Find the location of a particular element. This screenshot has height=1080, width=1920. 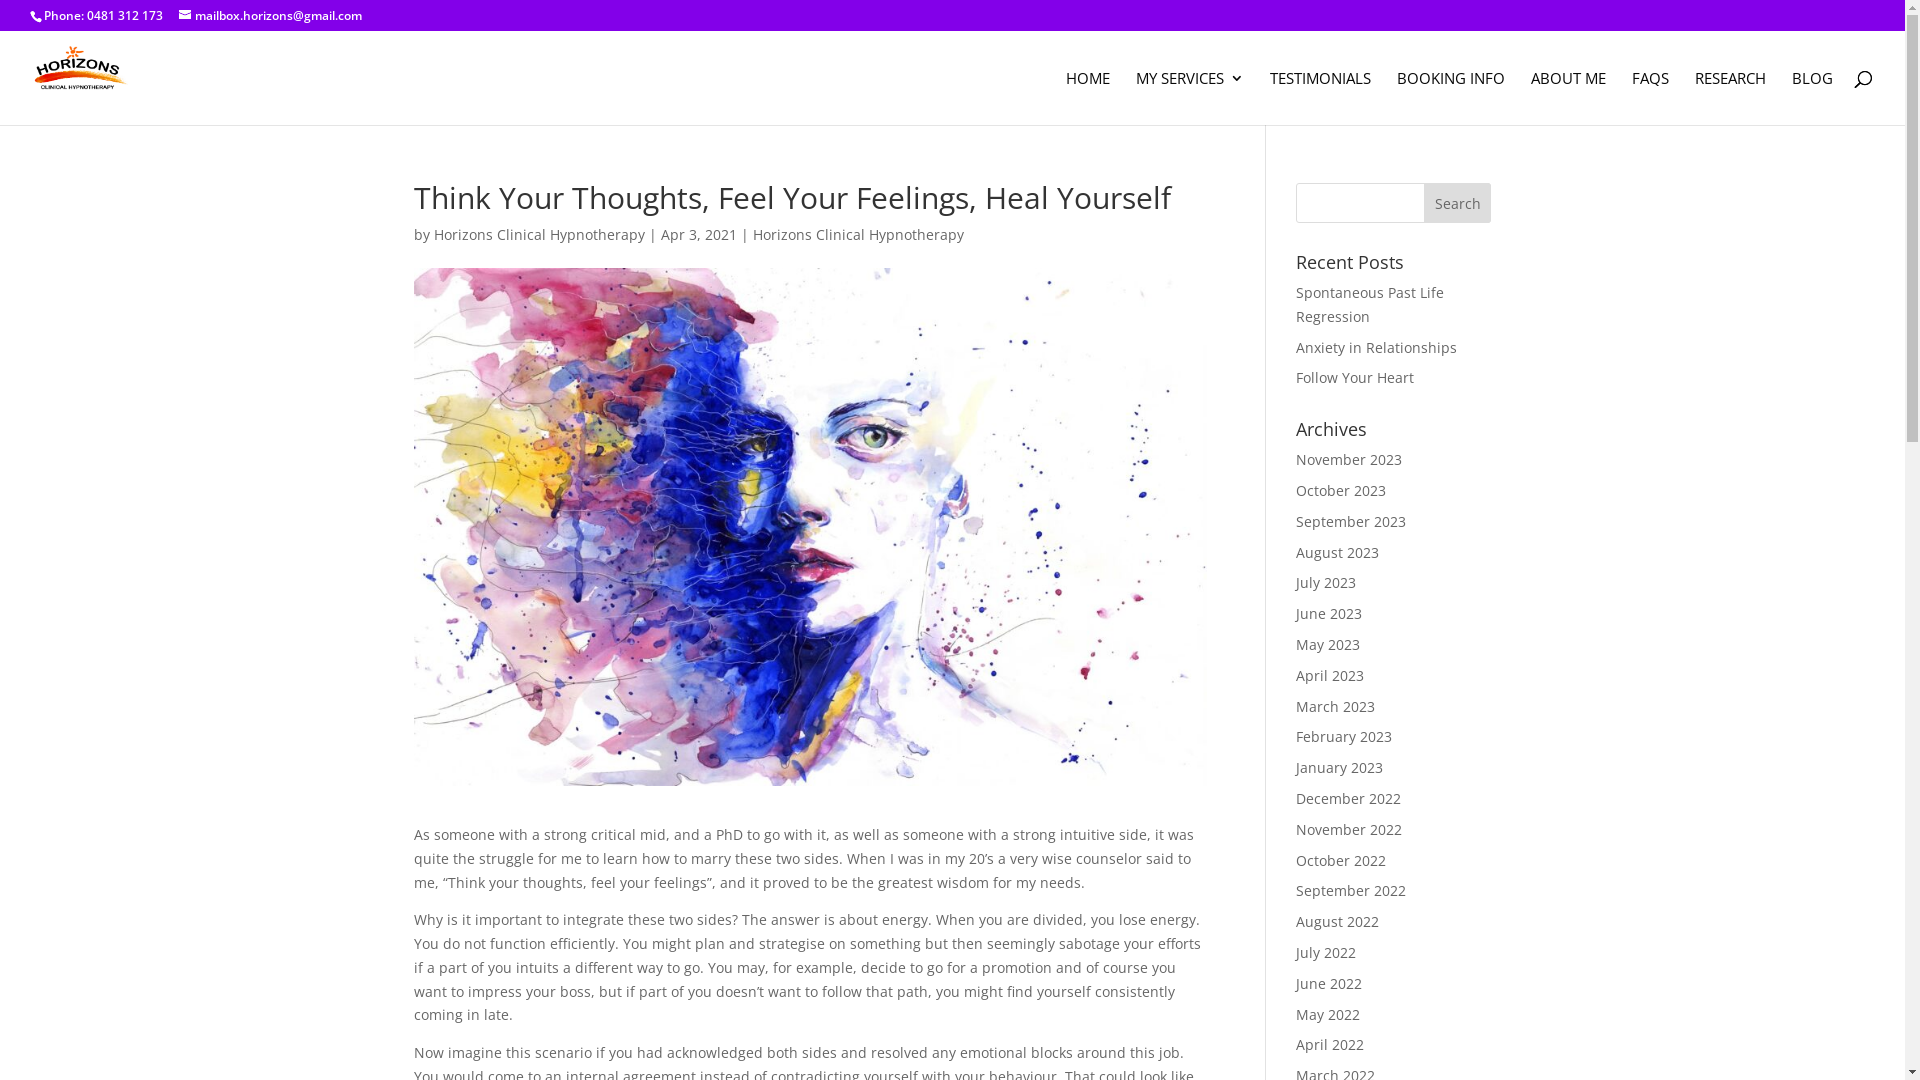

'February 2023' is located at coordinates (1344, 736).